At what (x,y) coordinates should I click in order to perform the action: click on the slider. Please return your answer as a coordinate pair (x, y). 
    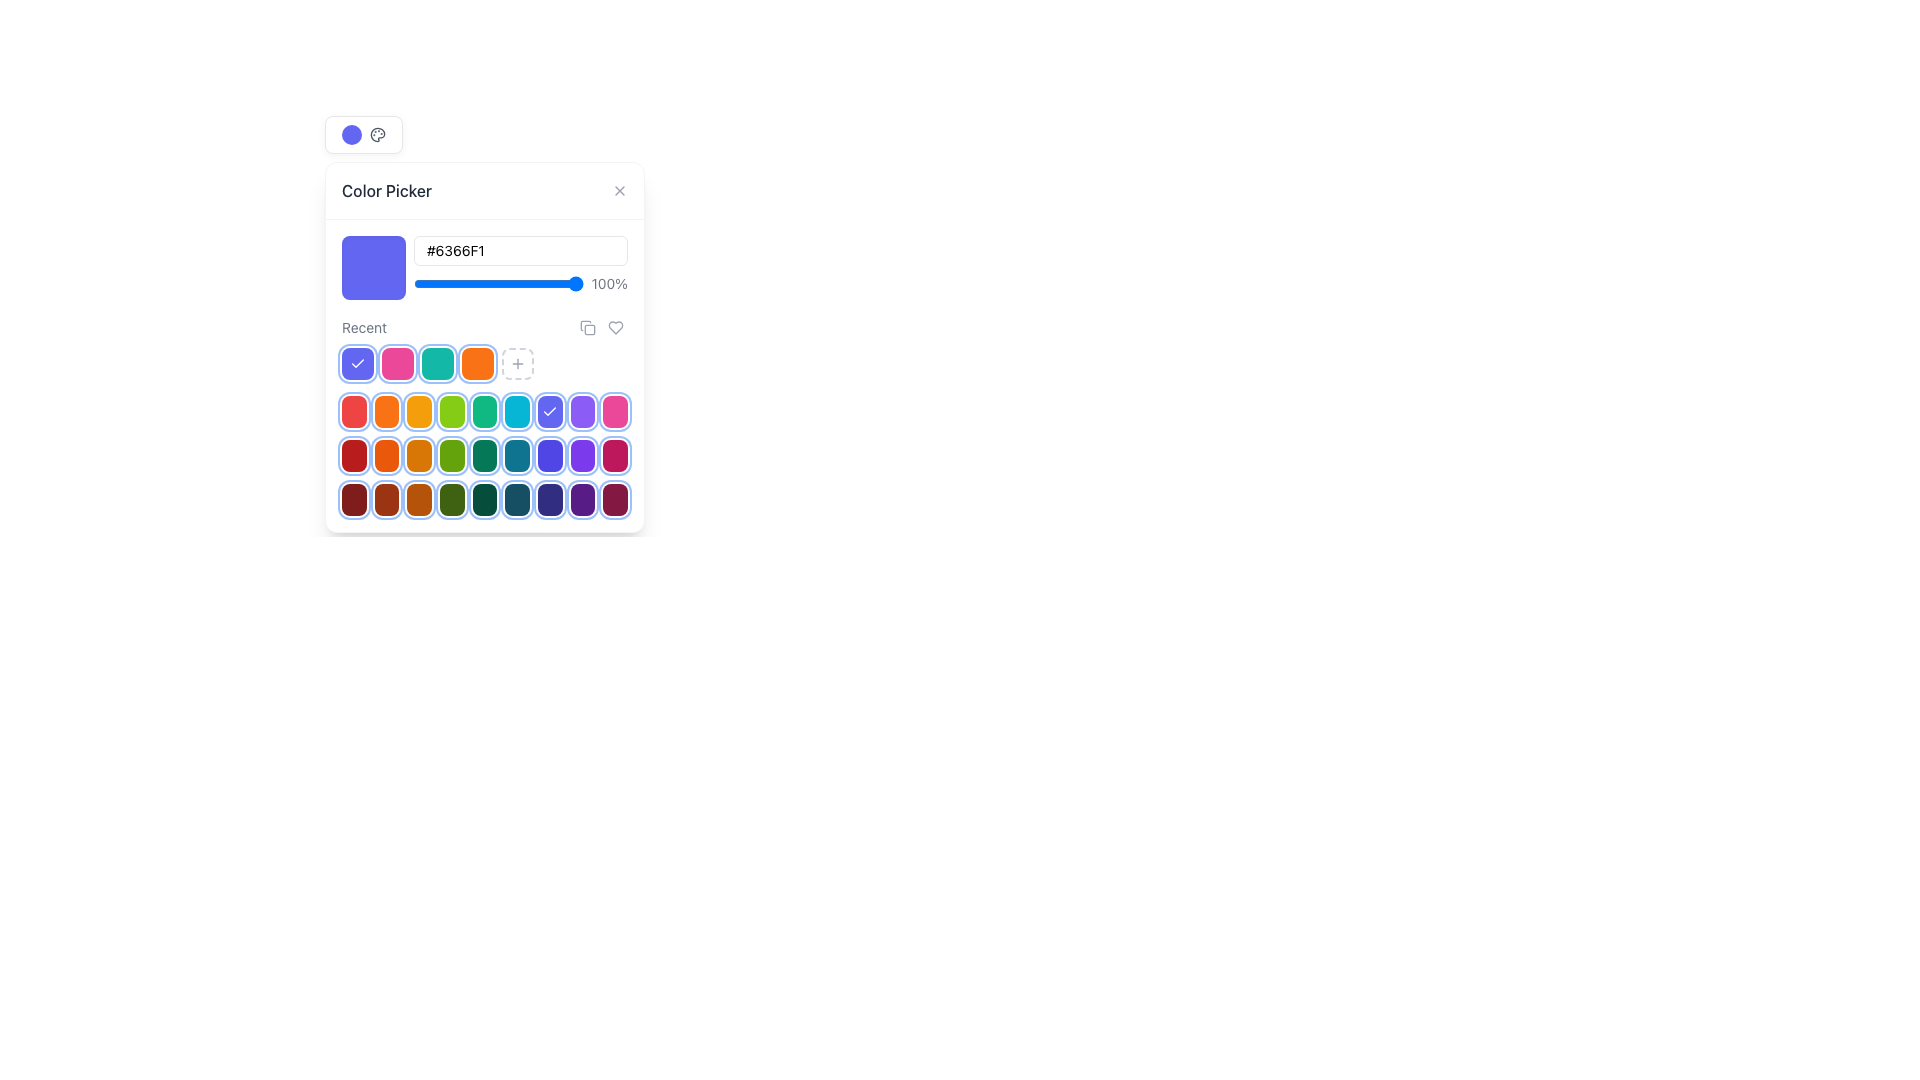
    Looking at the image, I should click on (507, 284).